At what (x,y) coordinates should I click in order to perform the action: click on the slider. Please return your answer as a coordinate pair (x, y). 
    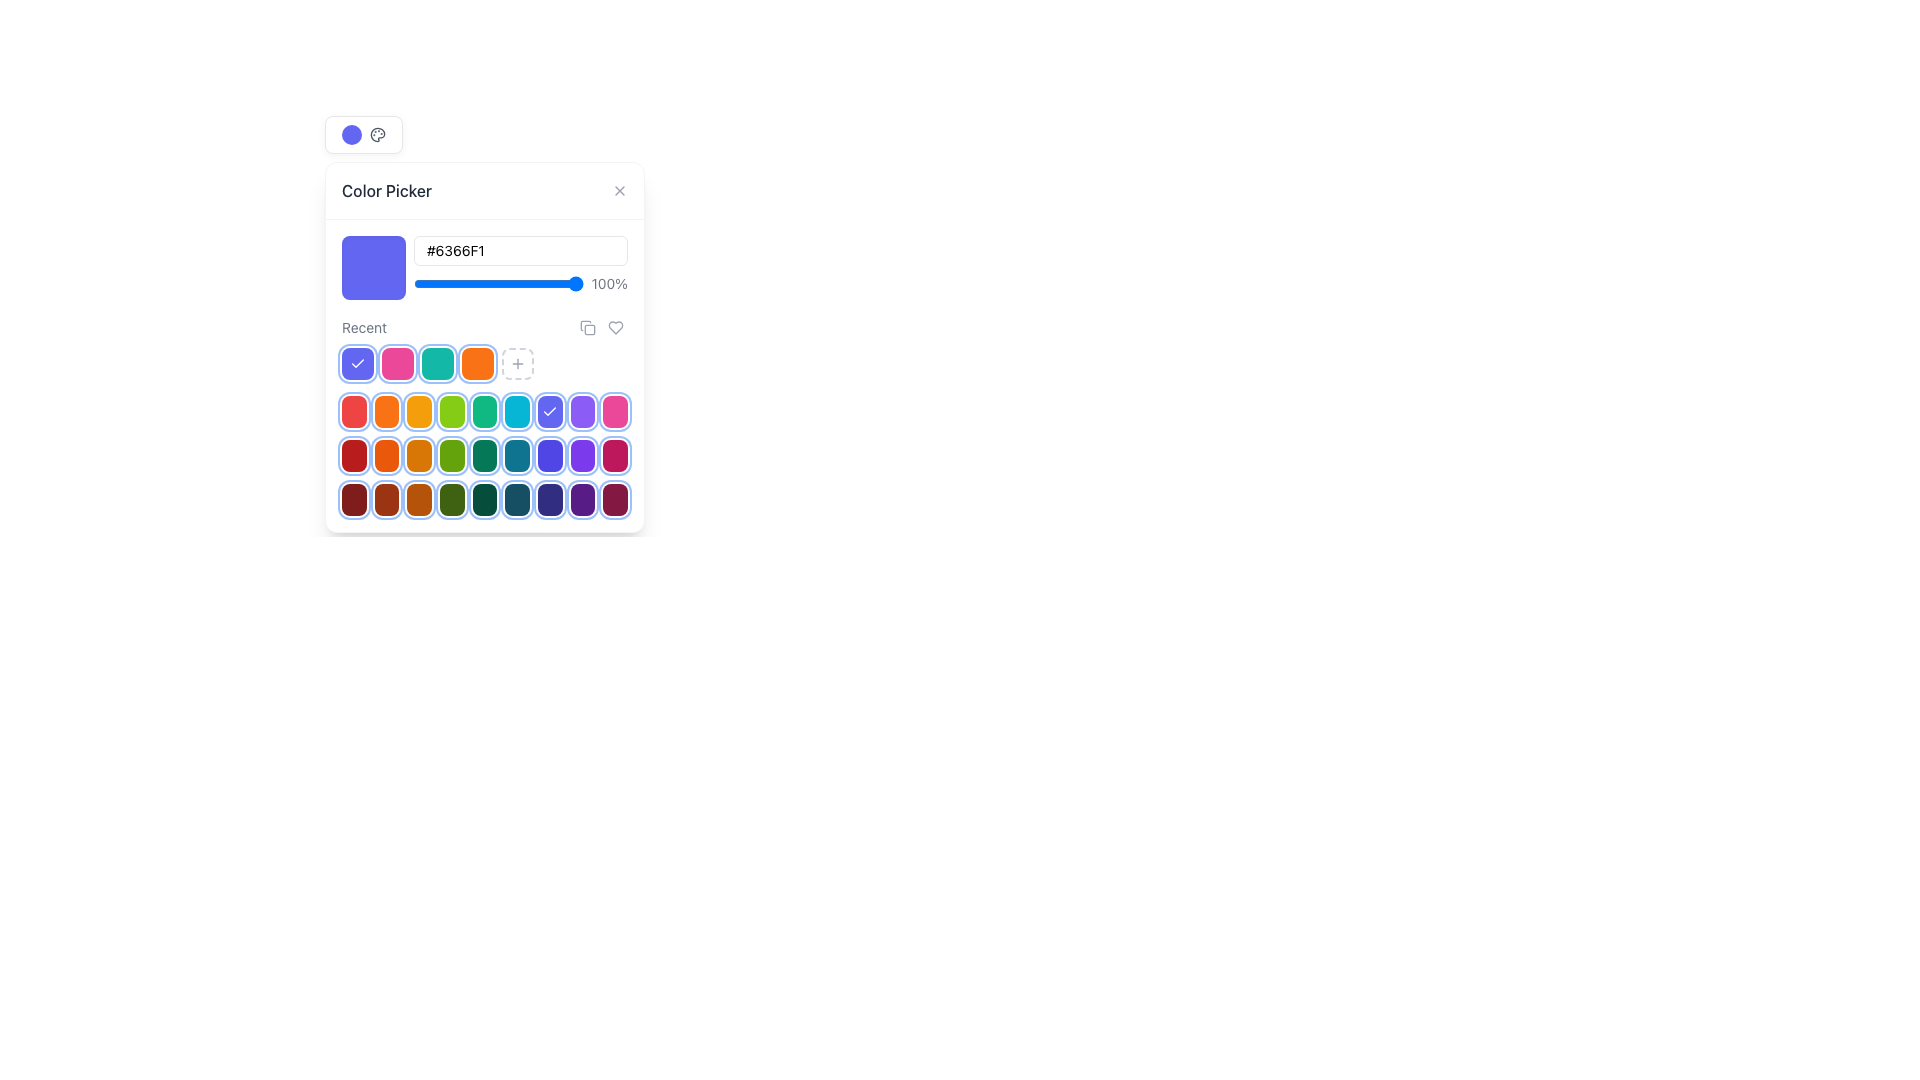
    Looking at the image, I should click on (507, 284).